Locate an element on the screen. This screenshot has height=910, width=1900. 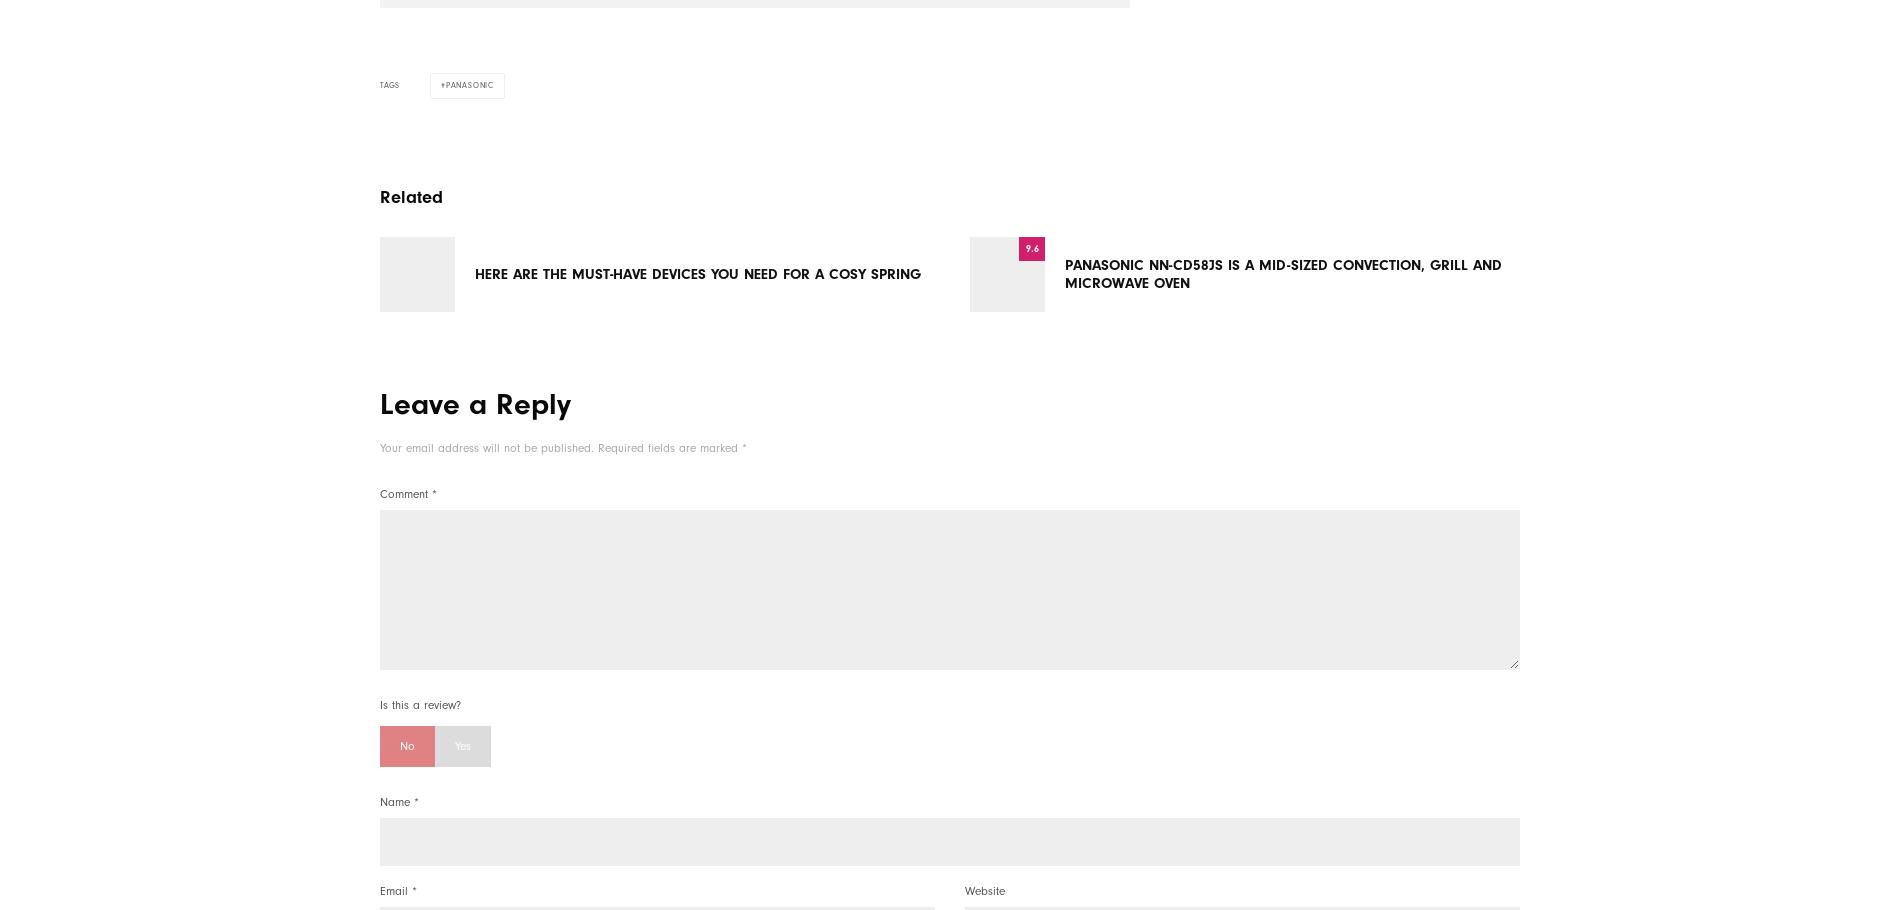
'Name' is located at coordinates (395, 800).